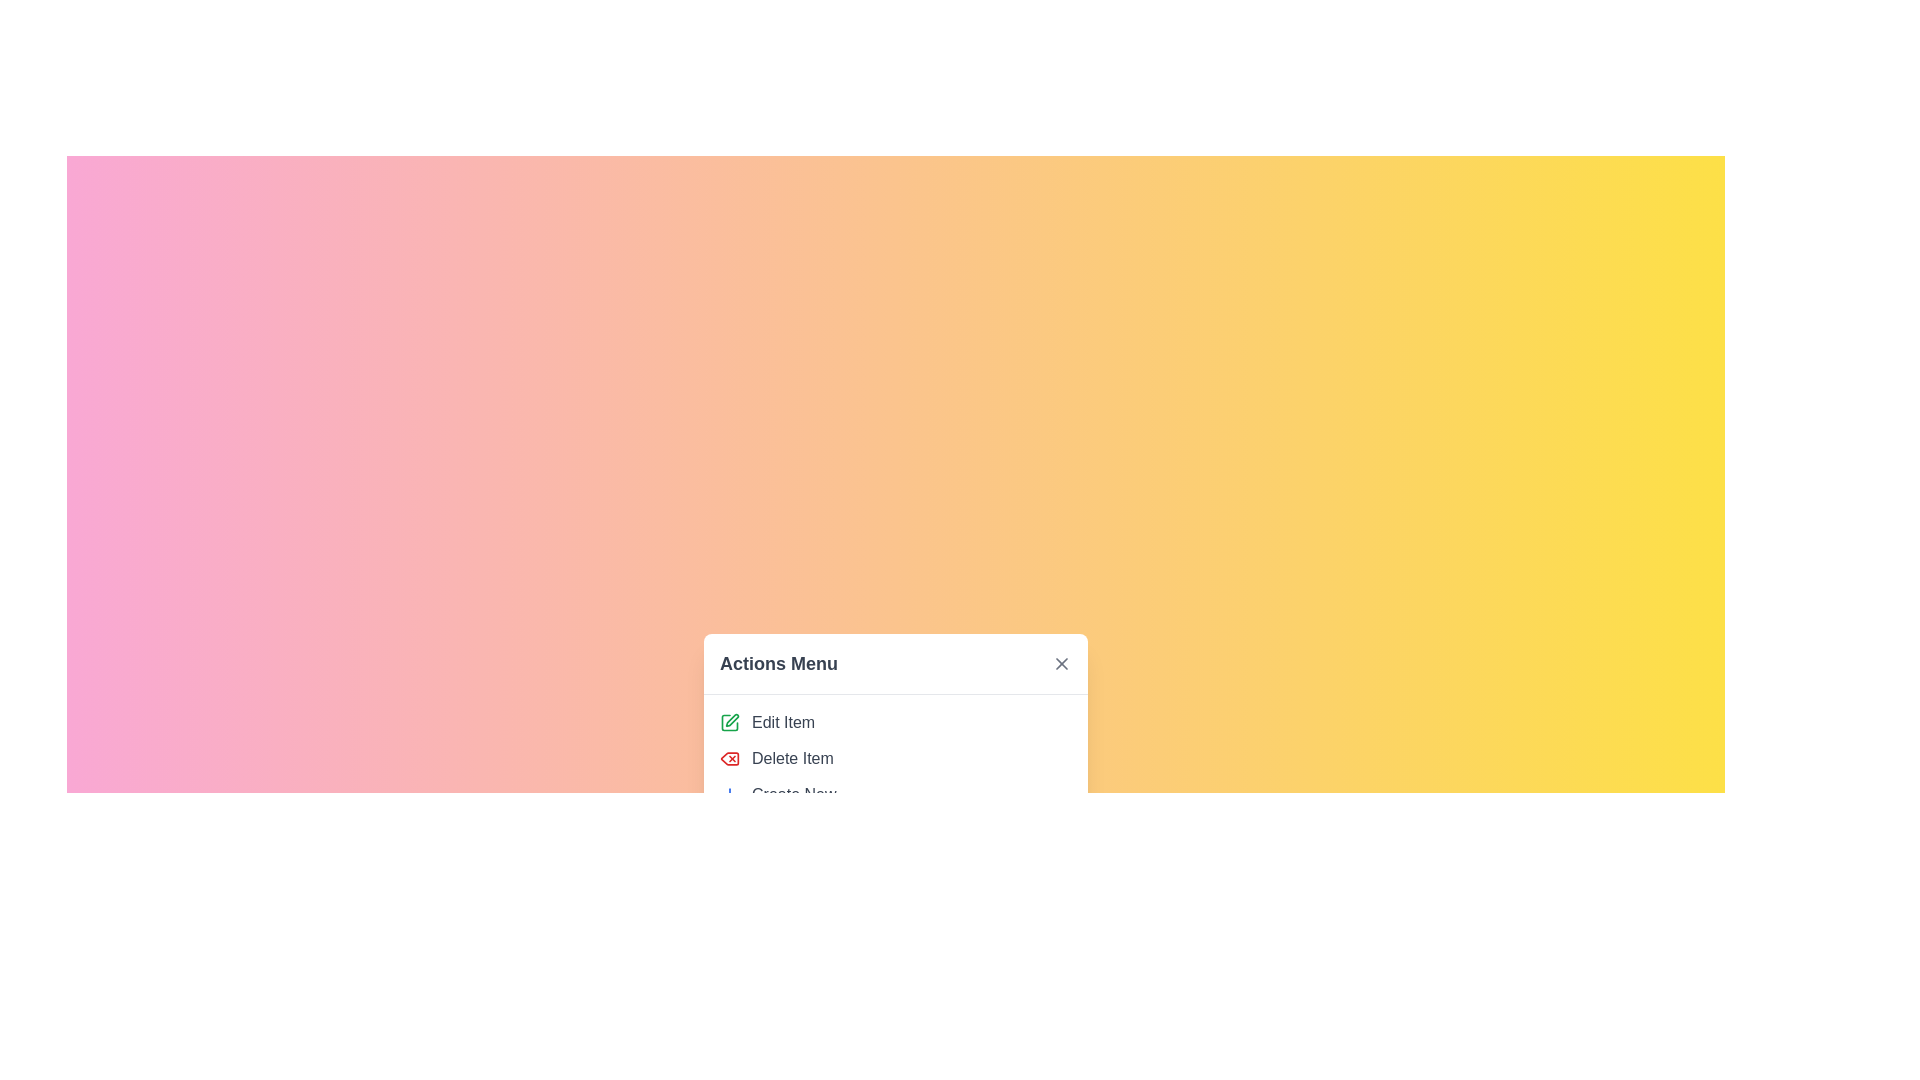 This screenshot has width=1920, height=1080. I want to click on the Static Text Label that serves as the header for the 'Actions Menu' section, located above the close button icon, so click(777, 663).